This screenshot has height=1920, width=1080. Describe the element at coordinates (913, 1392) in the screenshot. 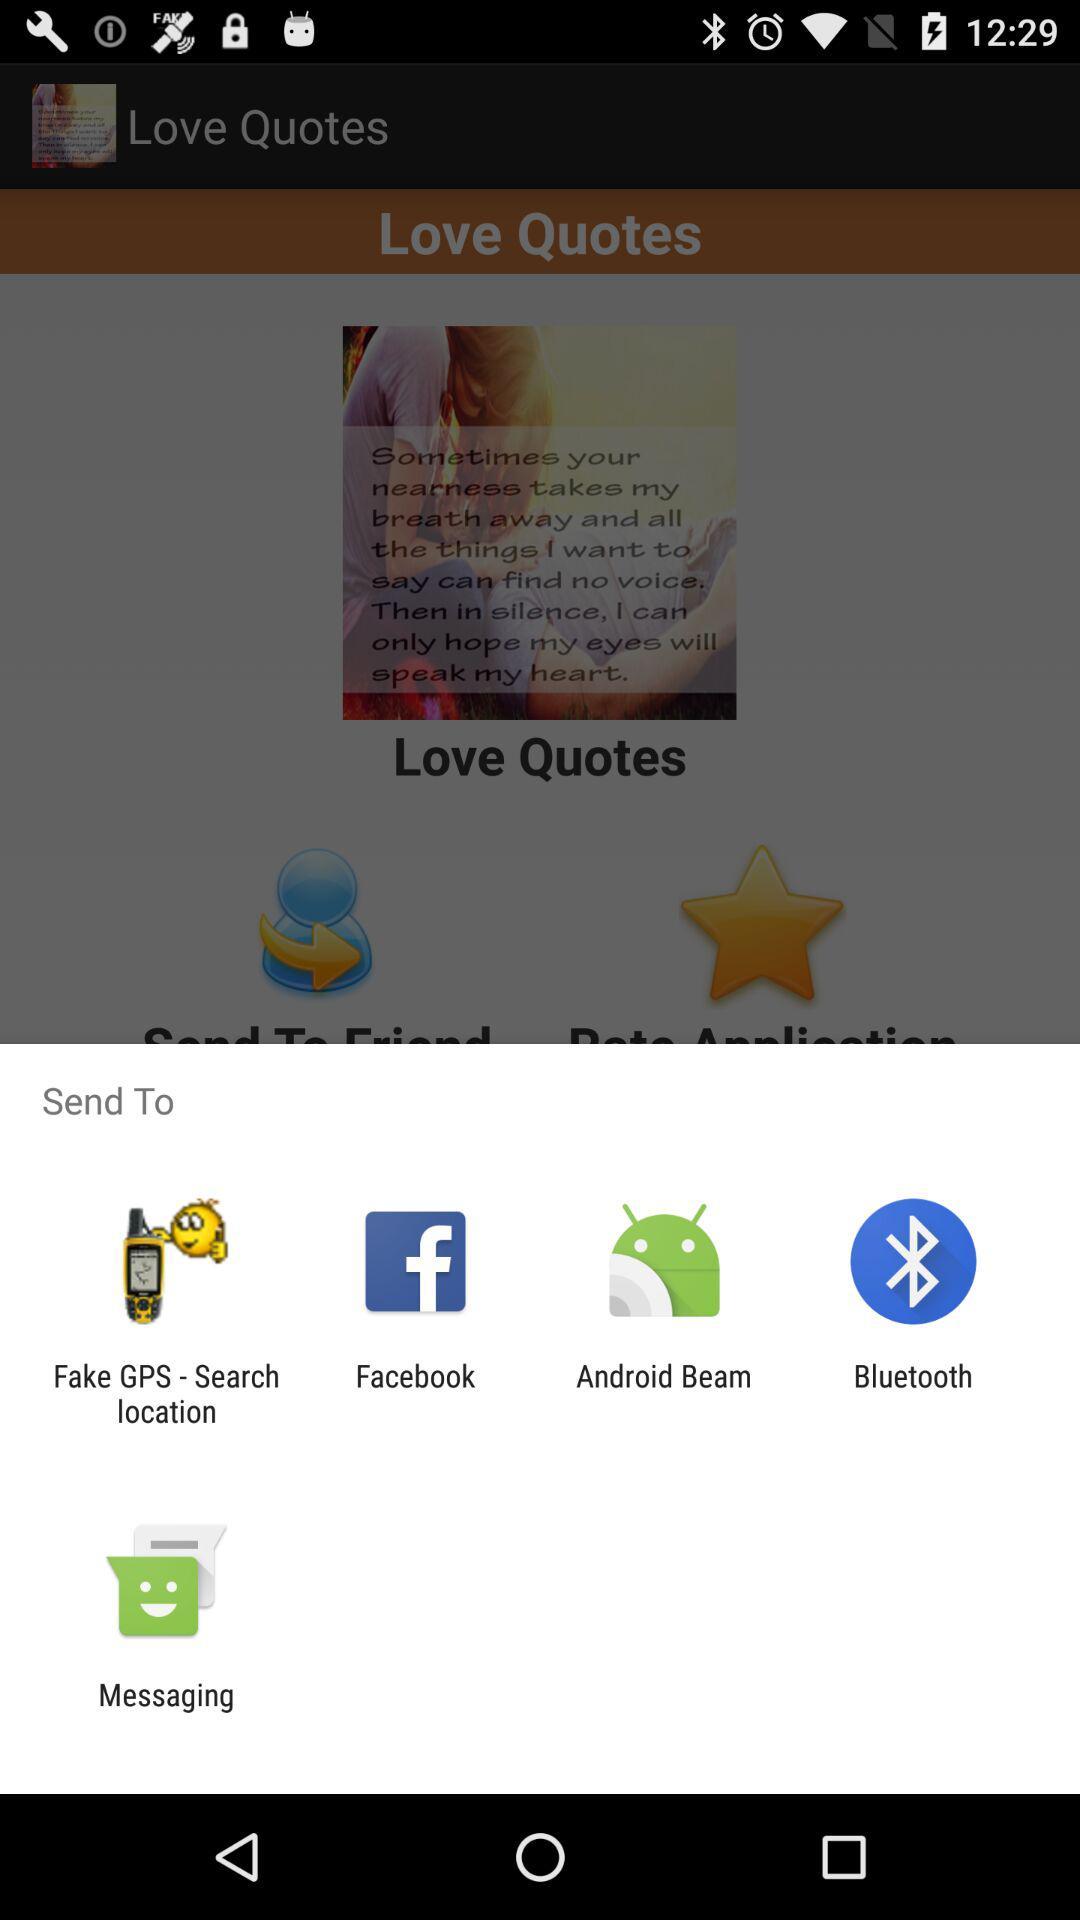

I see `app next to android beam item` at that location.